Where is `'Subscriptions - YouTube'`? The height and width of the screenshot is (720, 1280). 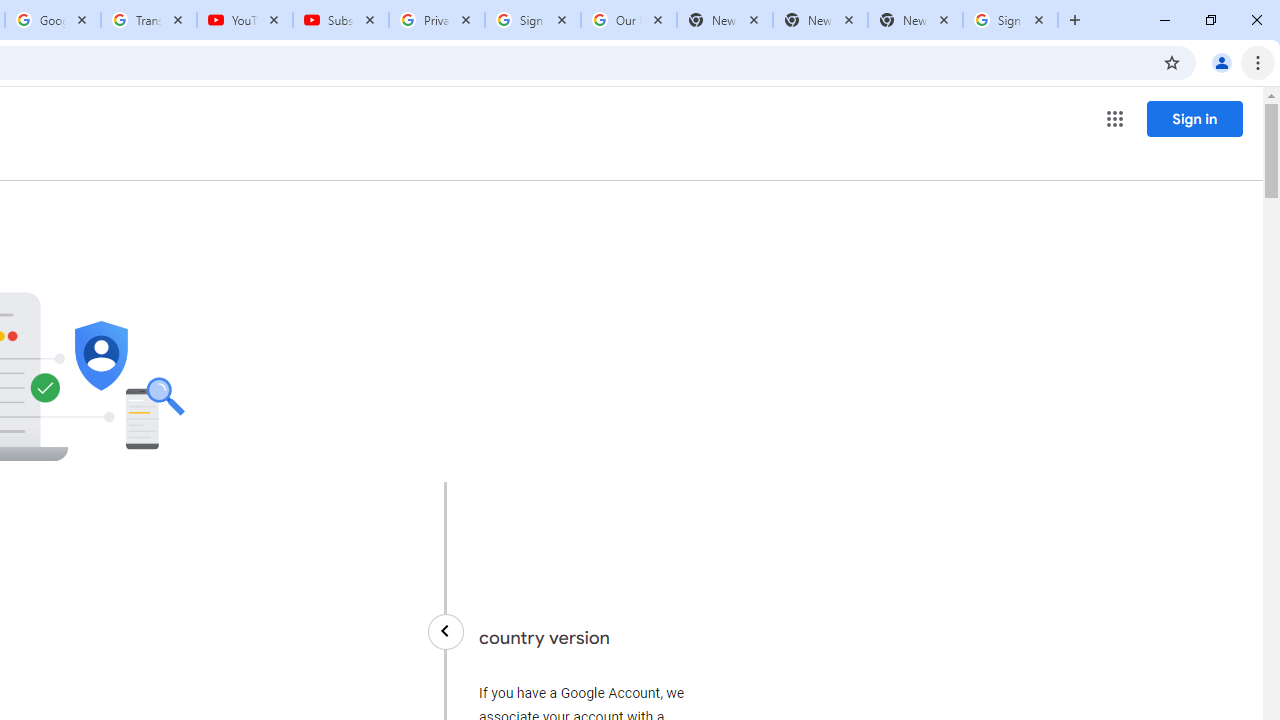 'Subscriptions - YouTube' is located at coordinates (341, 20).